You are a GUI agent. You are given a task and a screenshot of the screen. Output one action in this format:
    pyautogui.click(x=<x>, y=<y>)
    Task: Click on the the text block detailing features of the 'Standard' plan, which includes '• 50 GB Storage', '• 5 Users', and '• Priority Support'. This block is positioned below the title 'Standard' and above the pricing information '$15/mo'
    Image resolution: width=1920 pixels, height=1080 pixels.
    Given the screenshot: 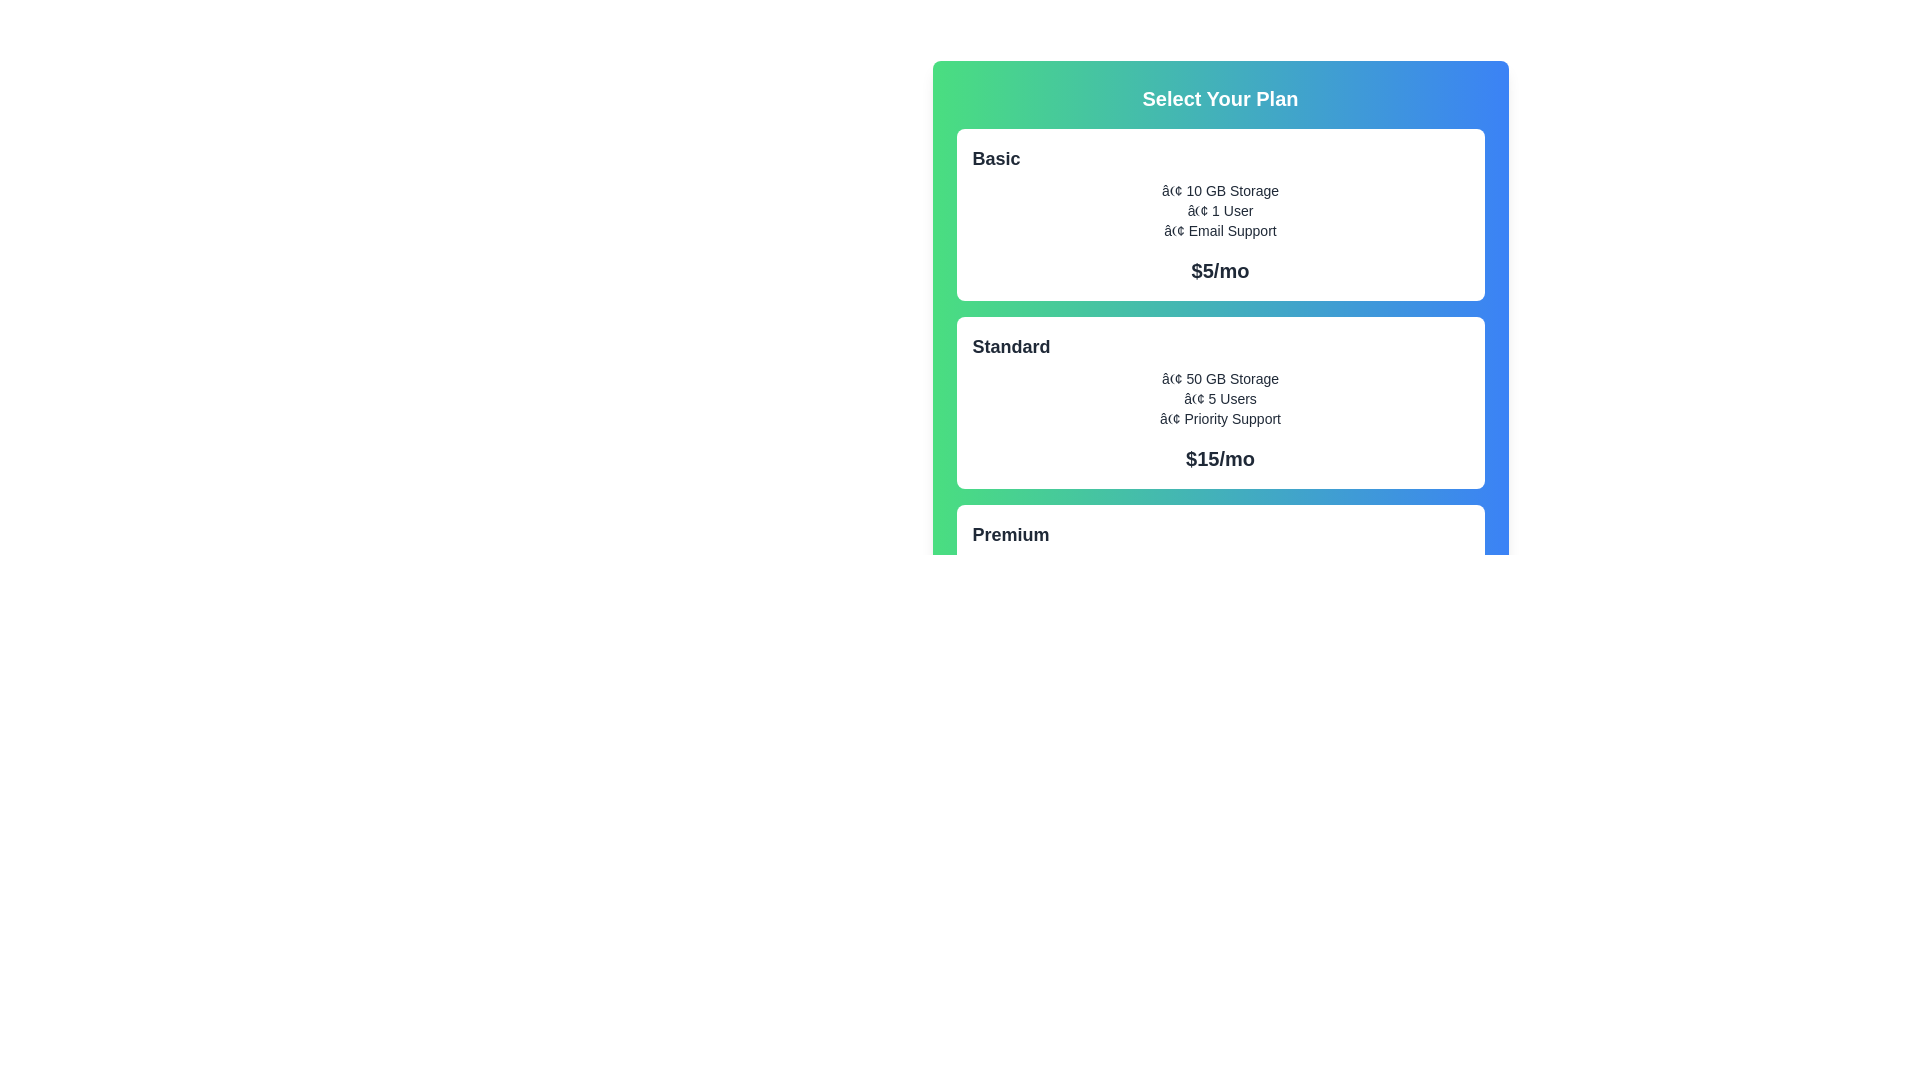 What is the action you would take?
    pyautogui.click(x=1219, y=398)
    